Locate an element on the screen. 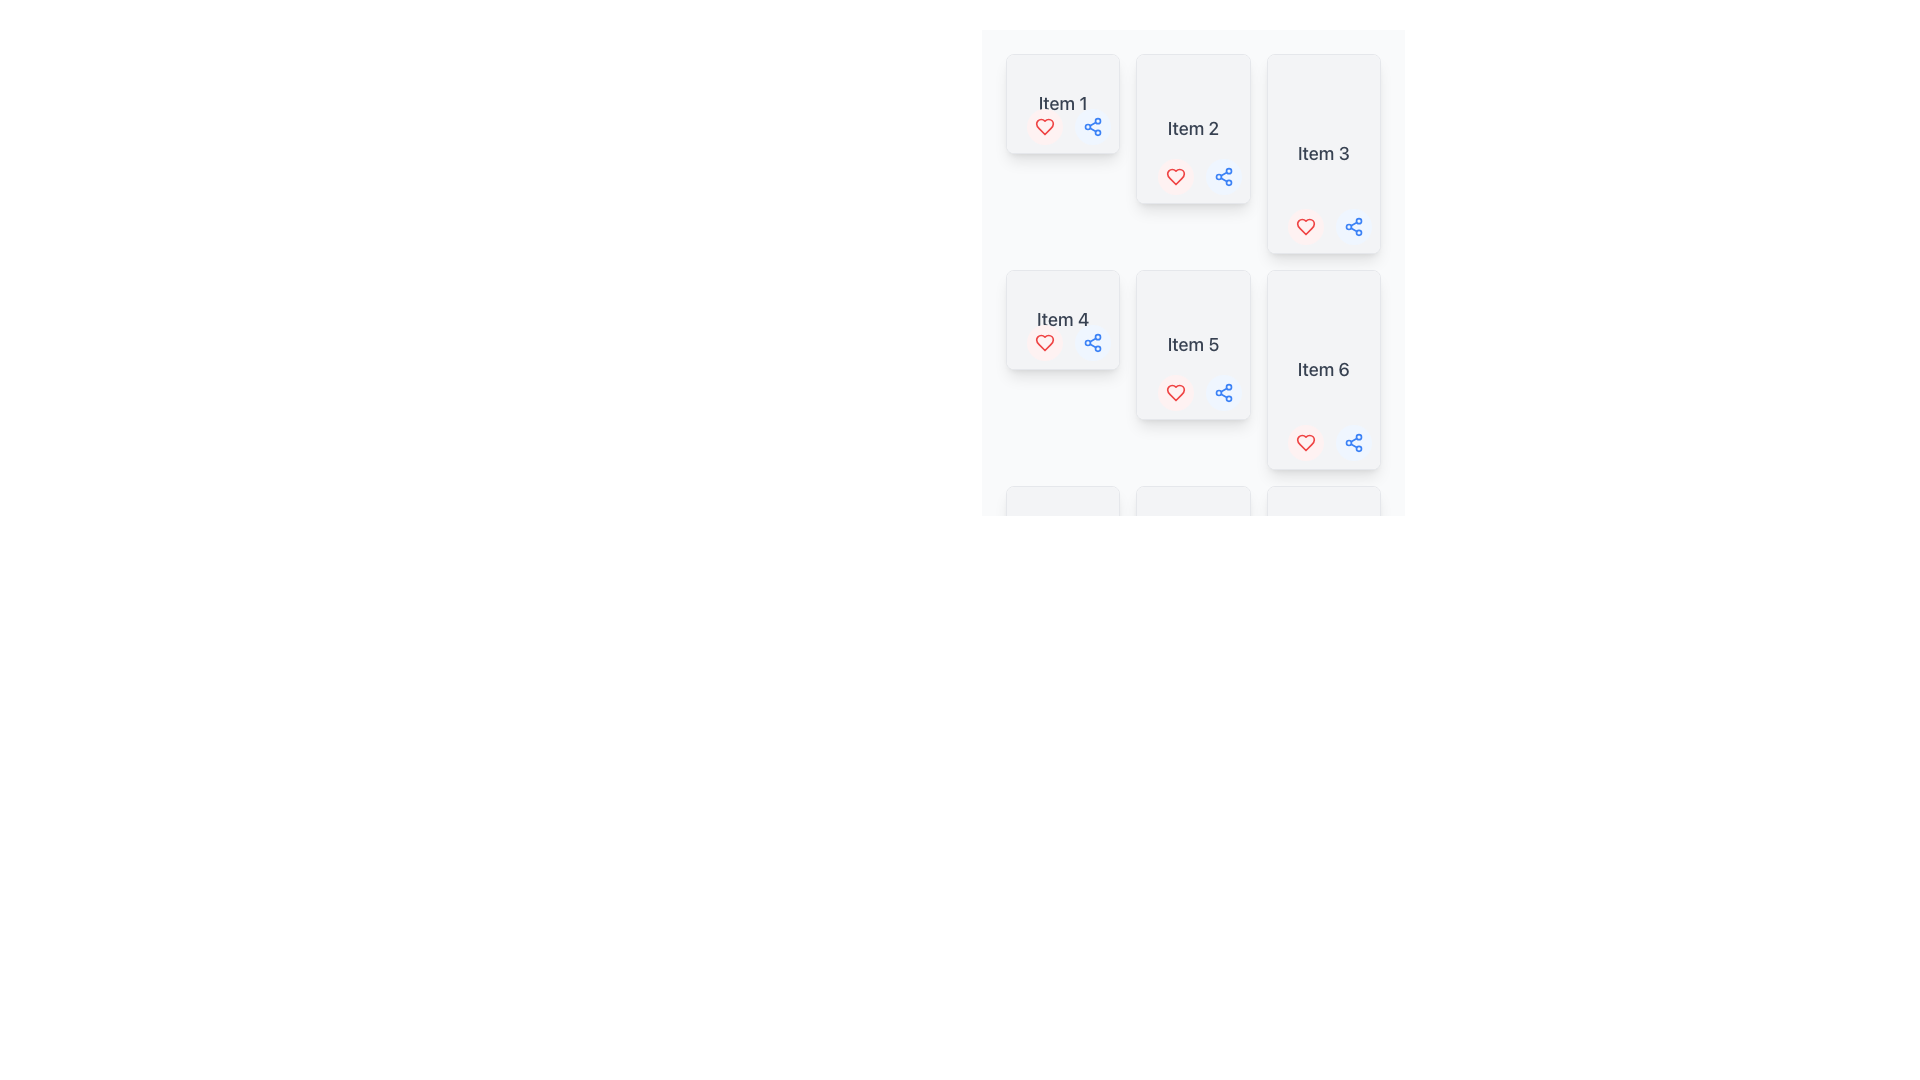  the share icon, which is a blue icon with three interconnected circles, located below 'Item 3' and aligned with a heart icon is located at coordinates (1353, 226).